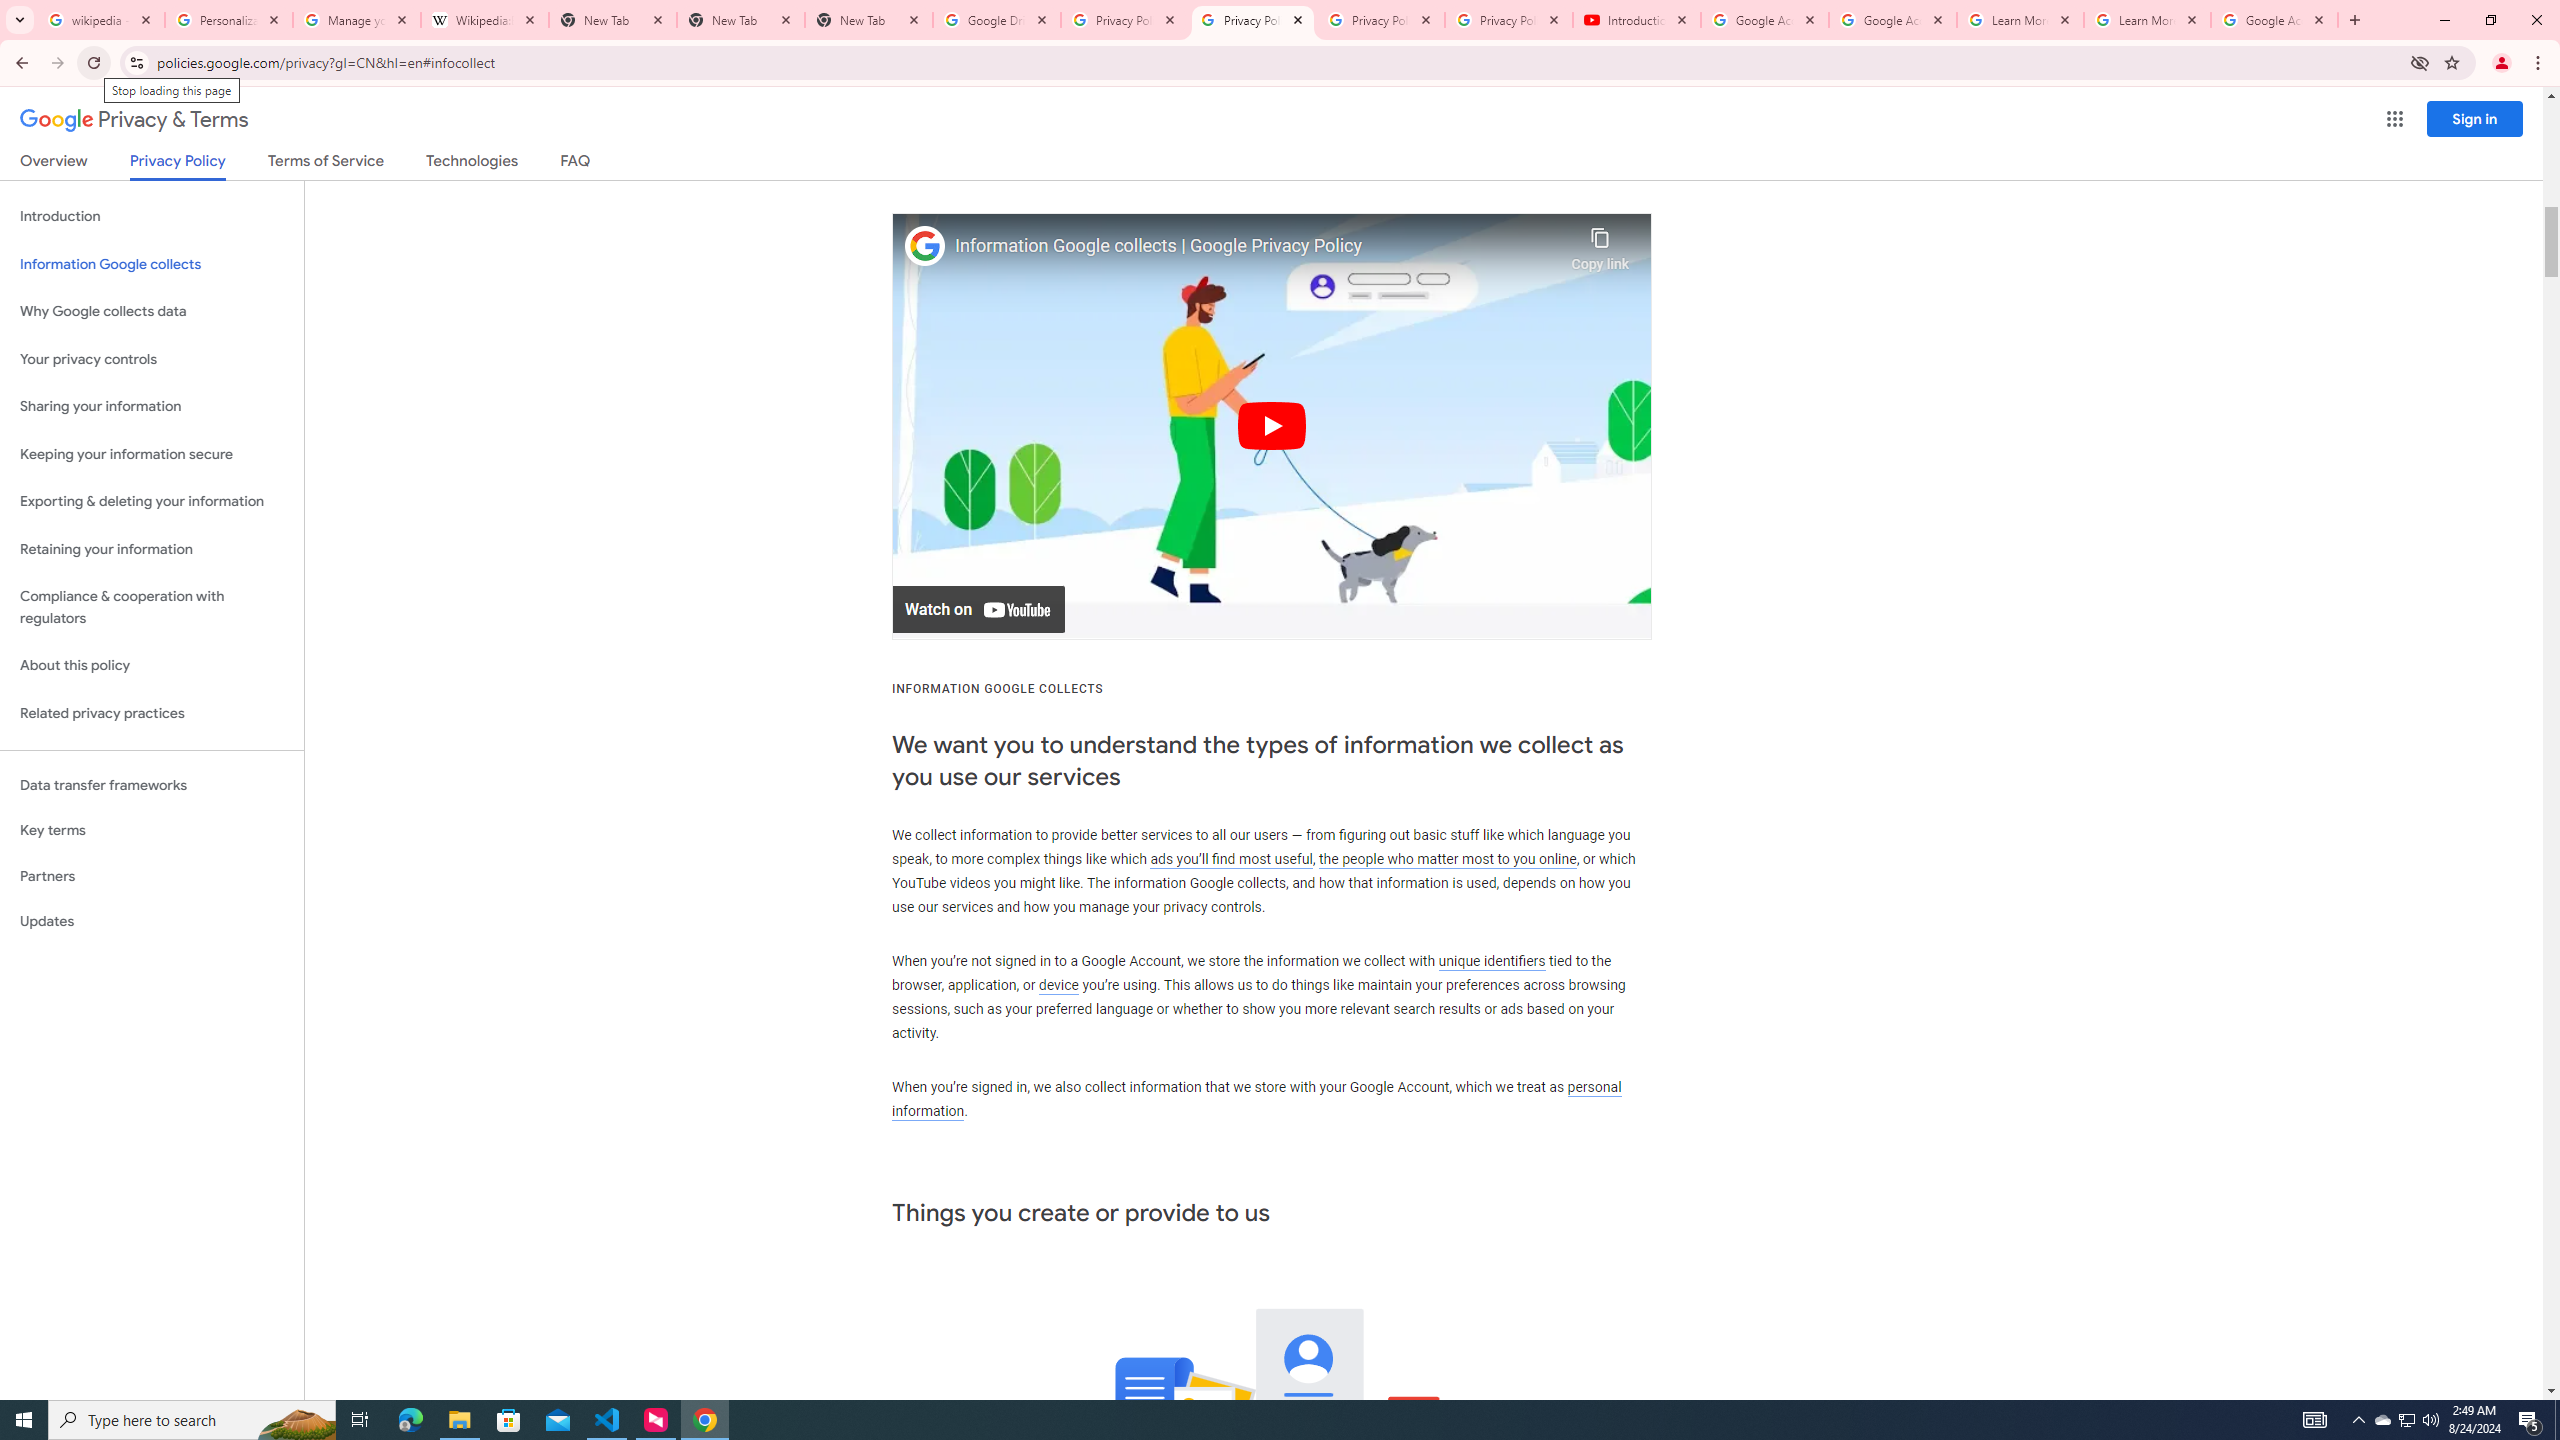 This screenshot has height=1440, width=2560. What do you see at coordinates (228, 19) in the screenshot?
I see `'Personalization & Google Search results - Google Search Help'` at bounding box center [228, 19].